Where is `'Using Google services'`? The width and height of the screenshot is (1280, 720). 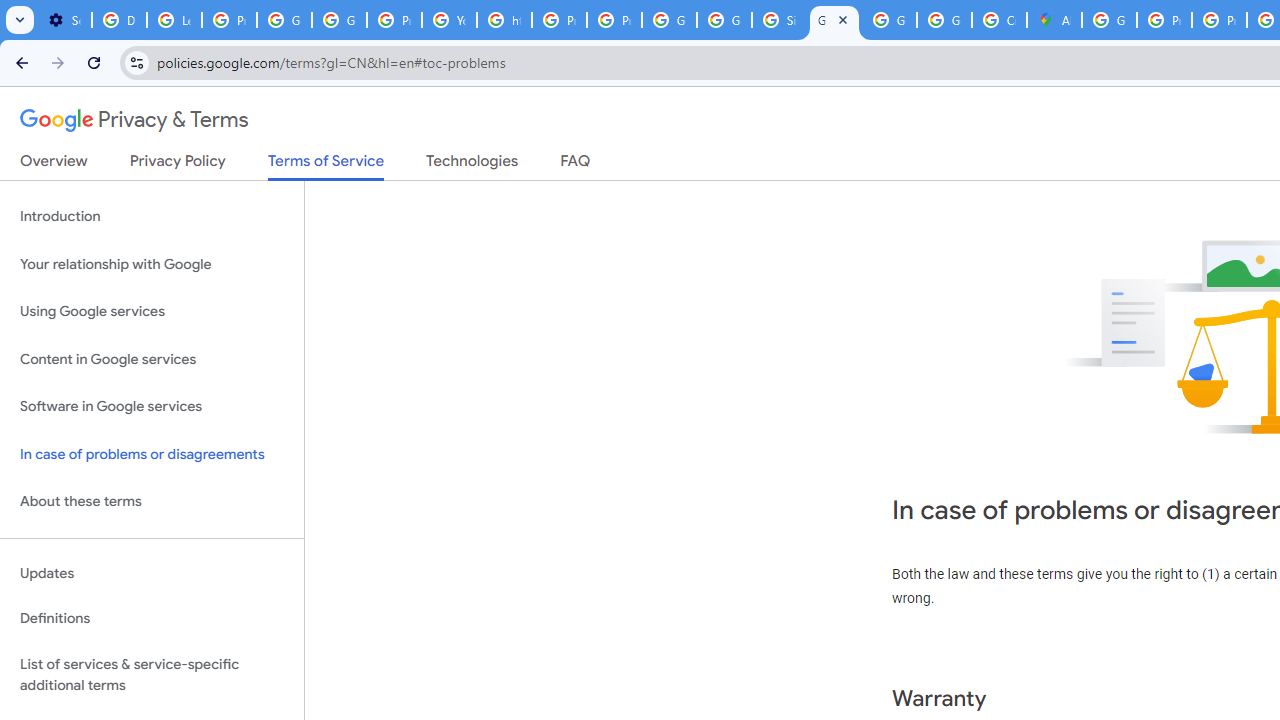 'Using Google services' is located at coordinates (151, 312).